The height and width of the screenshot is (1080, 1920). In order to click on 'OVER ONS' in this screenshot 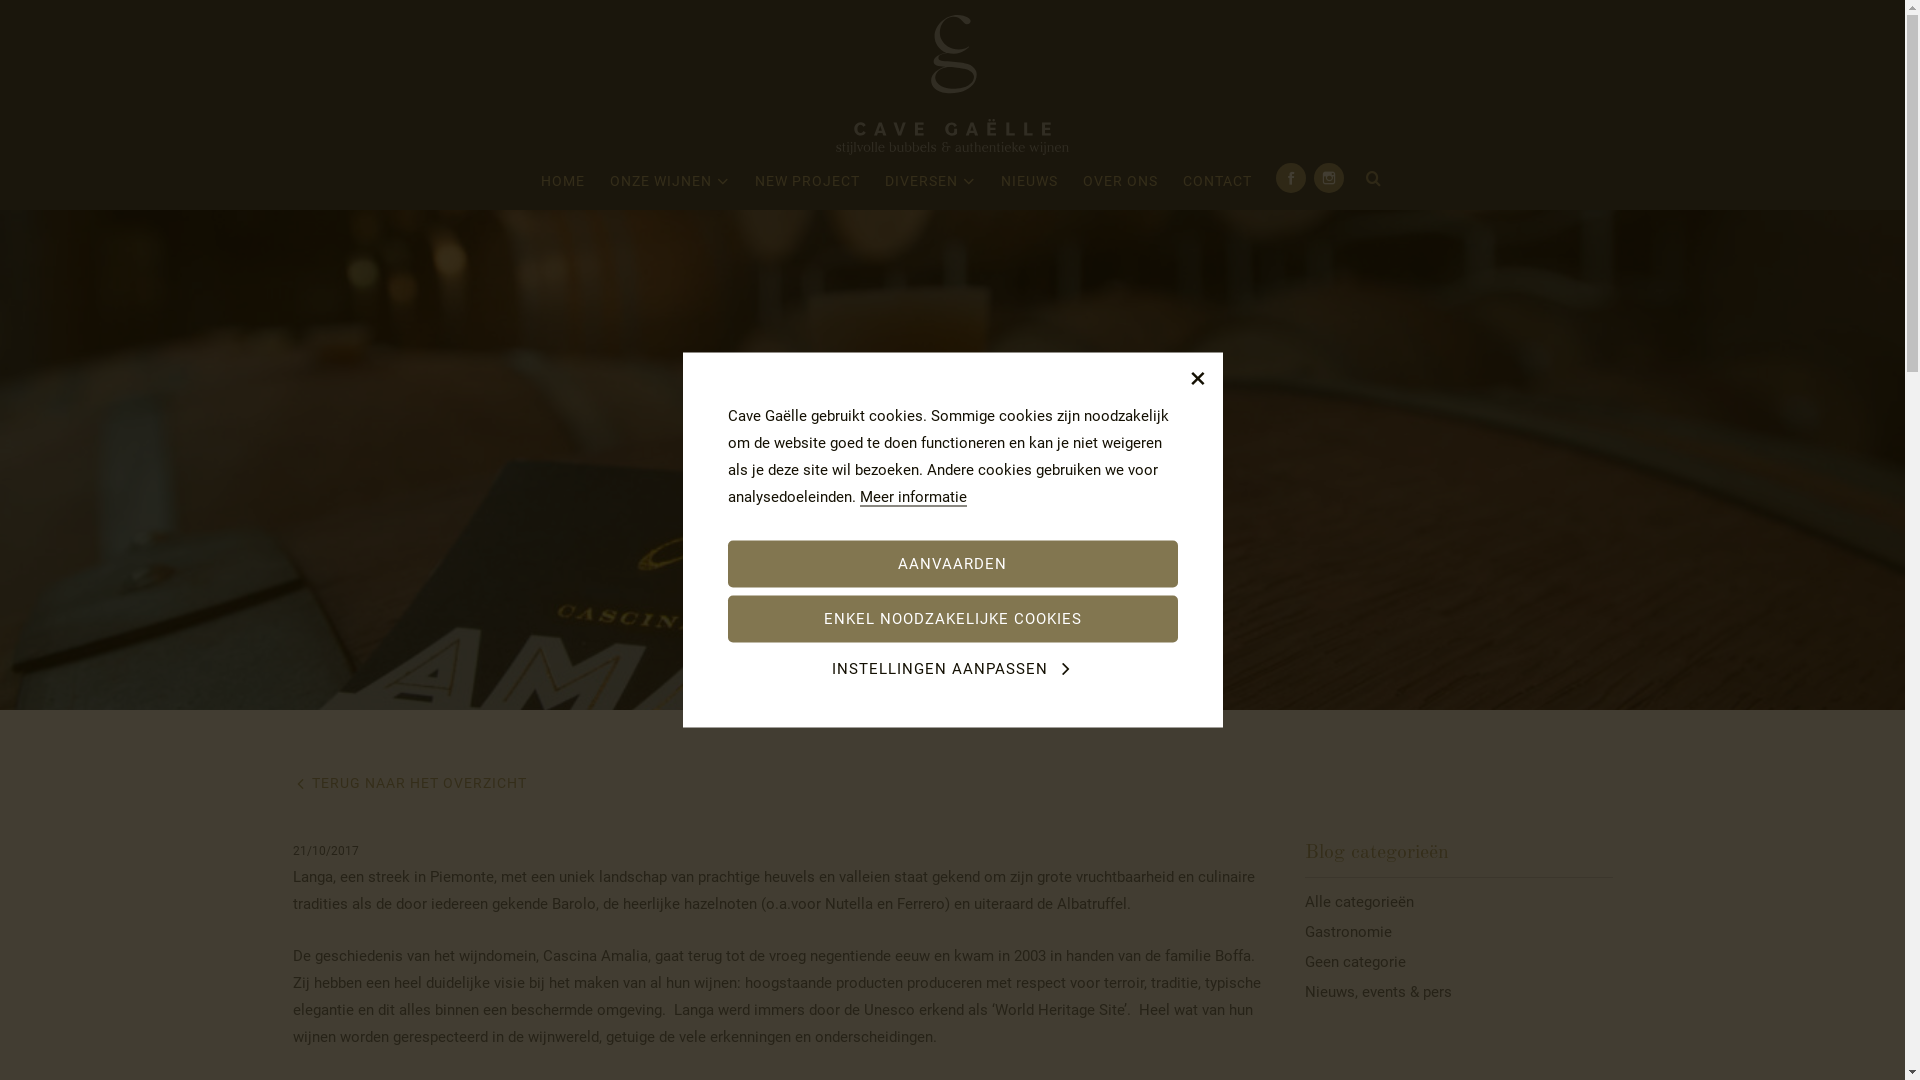, I will do `click(1120, 185)`.